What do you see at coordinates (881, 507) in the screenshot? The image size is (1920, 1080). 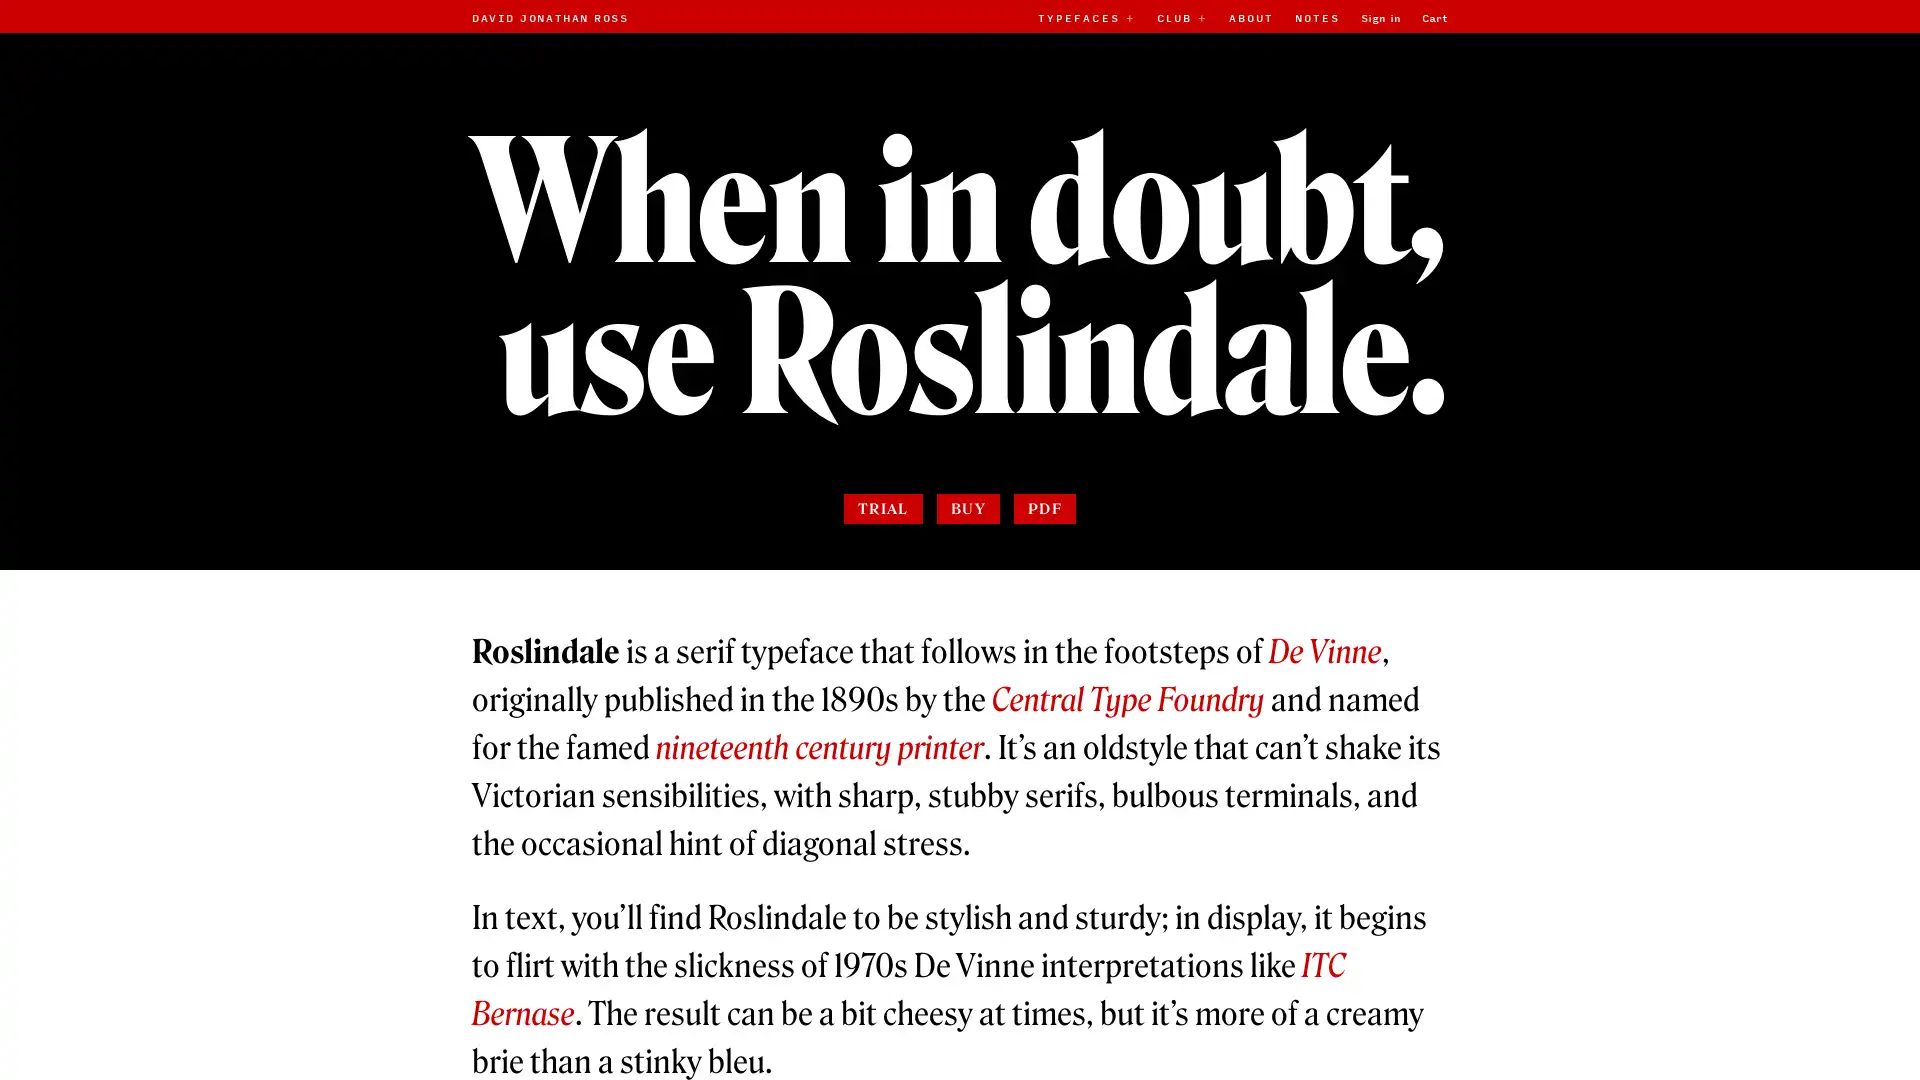 I see `Trial` at bounding box center [881, 507].